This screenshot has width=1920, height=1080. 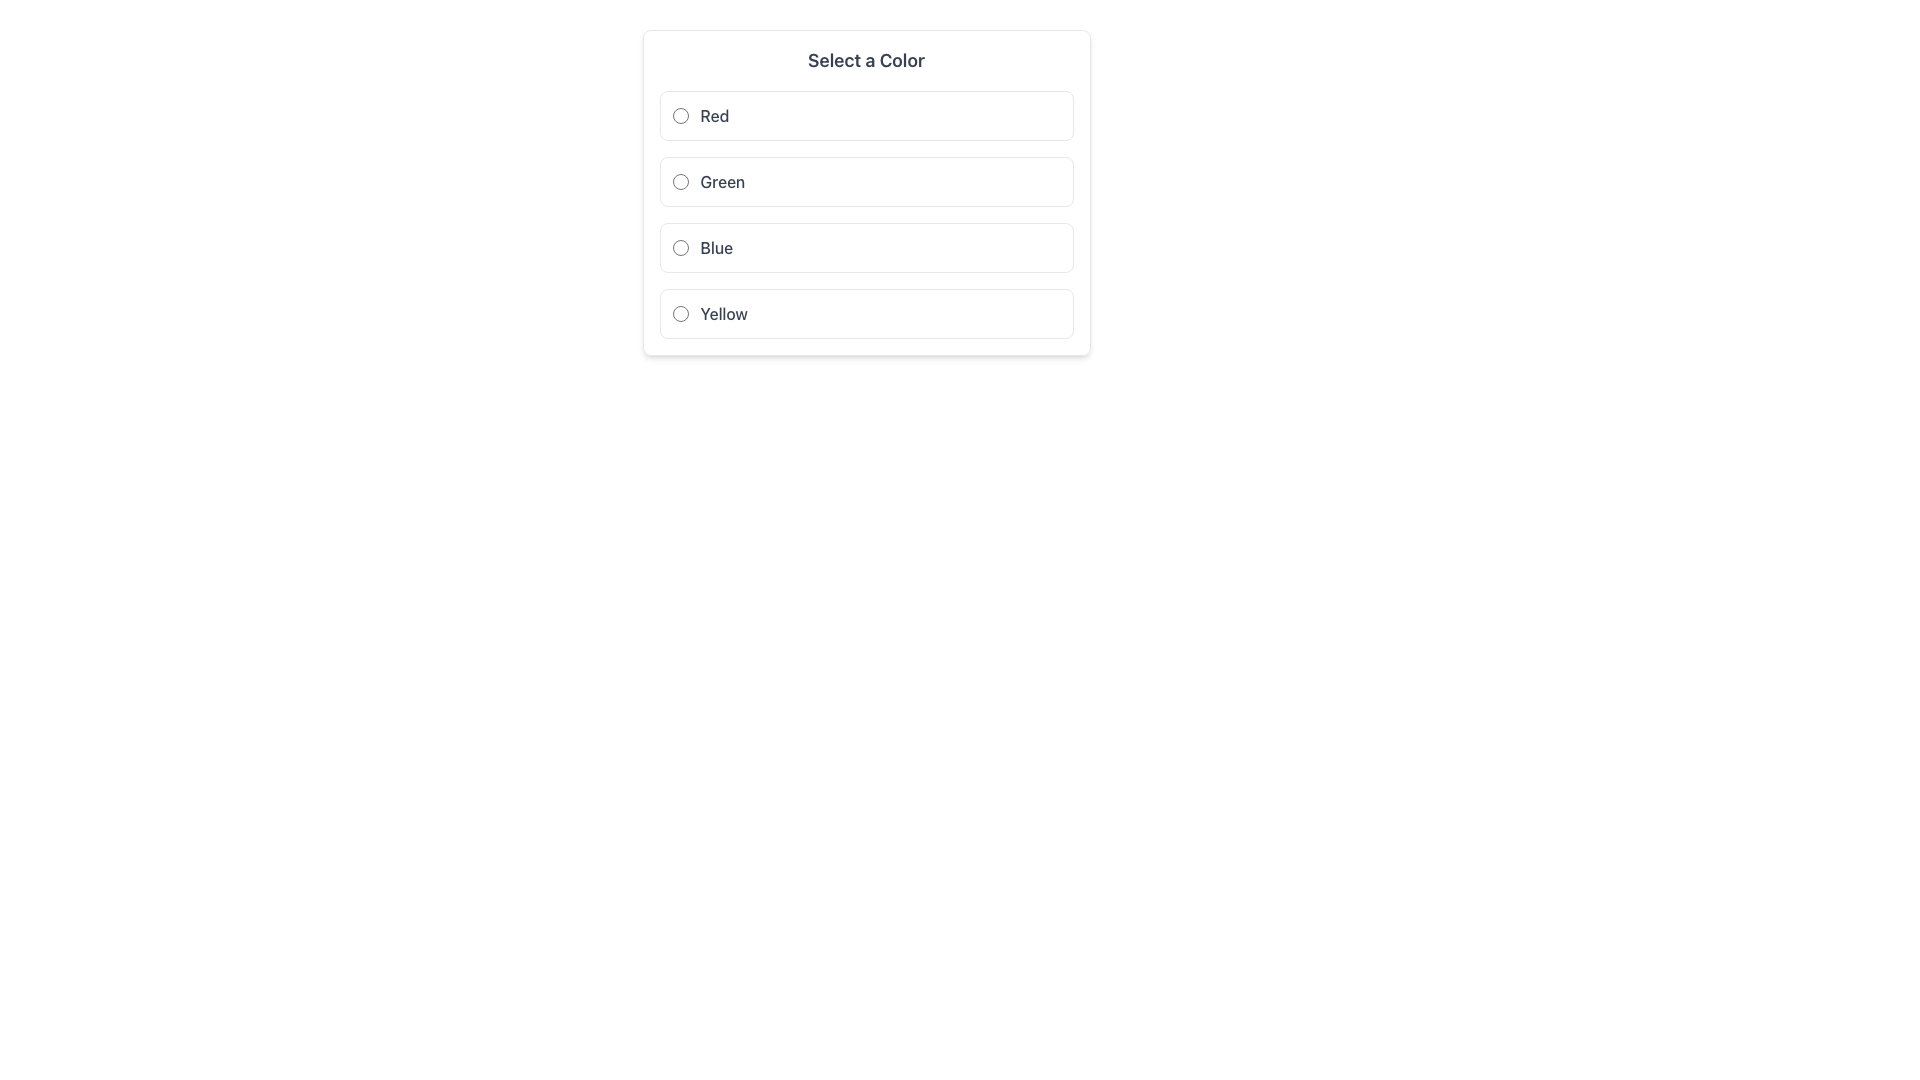 I want to click on the second radio button for the option 'Green', so click(x=680, y=181).